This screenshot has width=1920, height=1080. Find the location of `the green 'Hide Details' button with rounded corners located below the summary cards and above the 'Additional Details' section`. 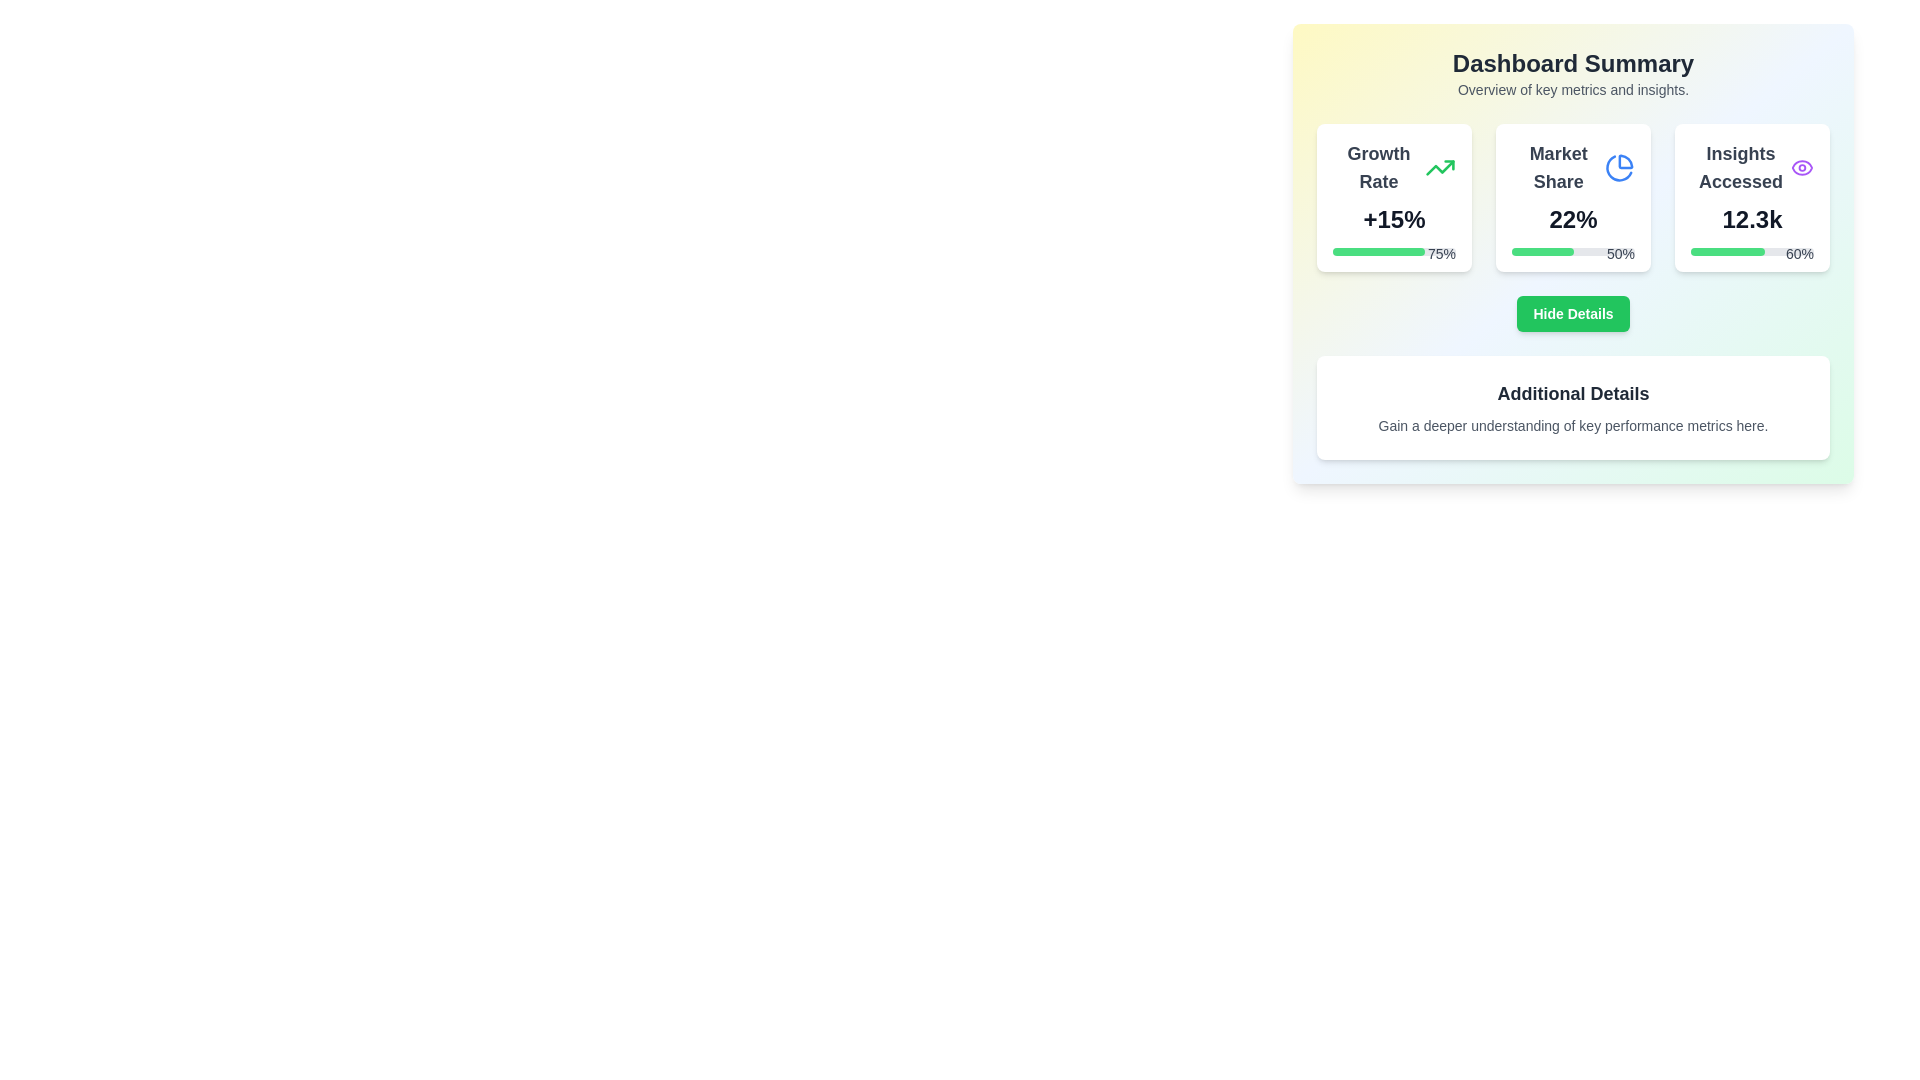

the green 'Hide Details' button with rounded corners located below the summary cards and above the 'Additional Details' section is located at coordinates (1572, 313).